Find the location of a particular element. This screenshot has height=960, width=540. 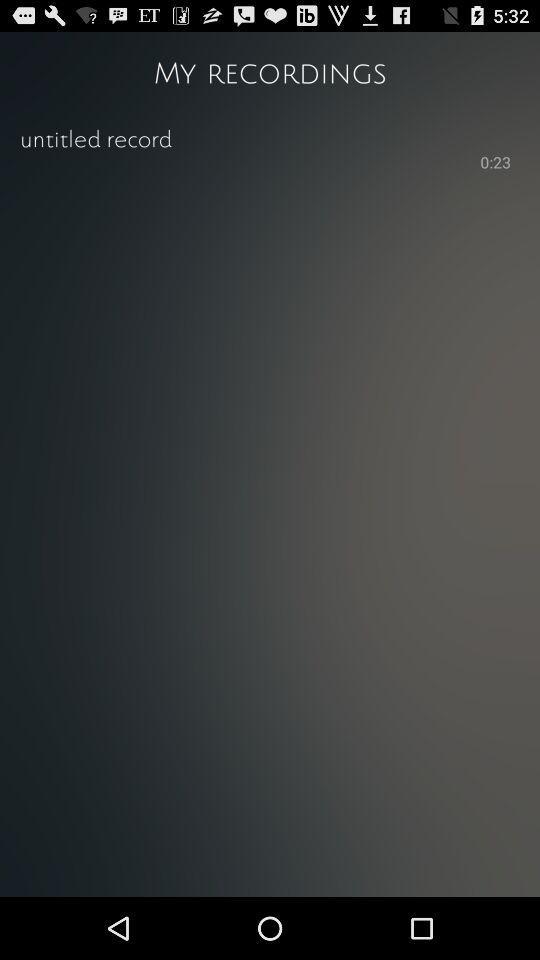

0:23 item is located at coordinates (494, 163).